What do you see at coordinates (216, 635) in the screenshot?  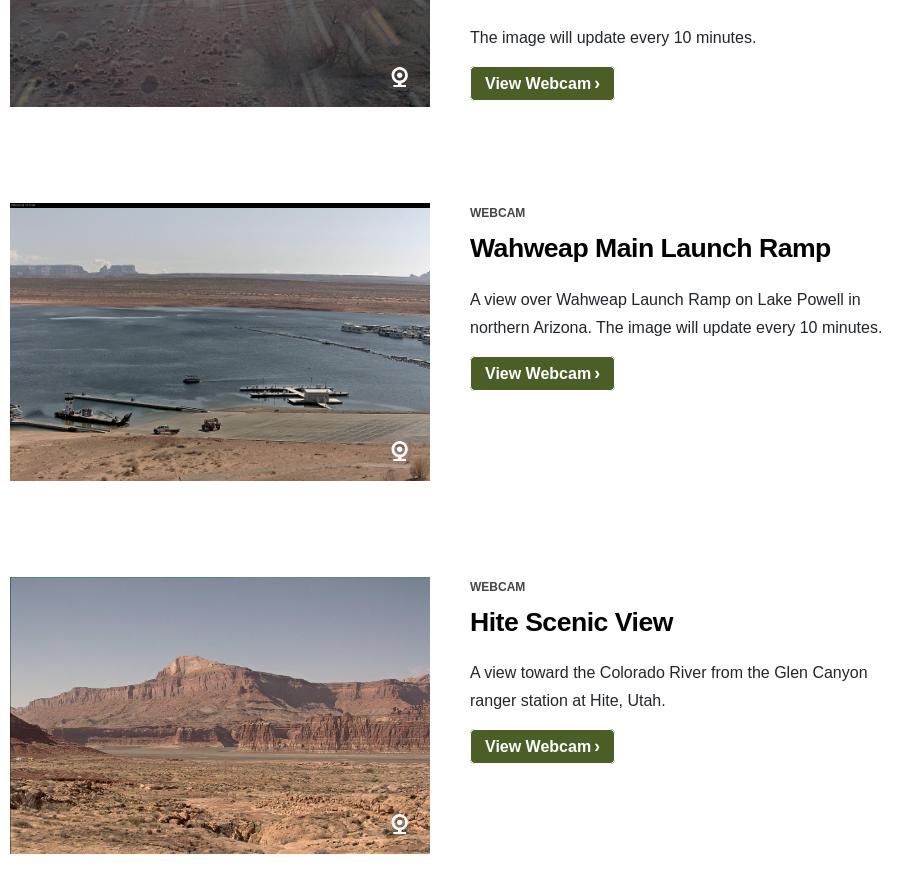 I see `'Disclaimer'` at bounding box center [216, 635].